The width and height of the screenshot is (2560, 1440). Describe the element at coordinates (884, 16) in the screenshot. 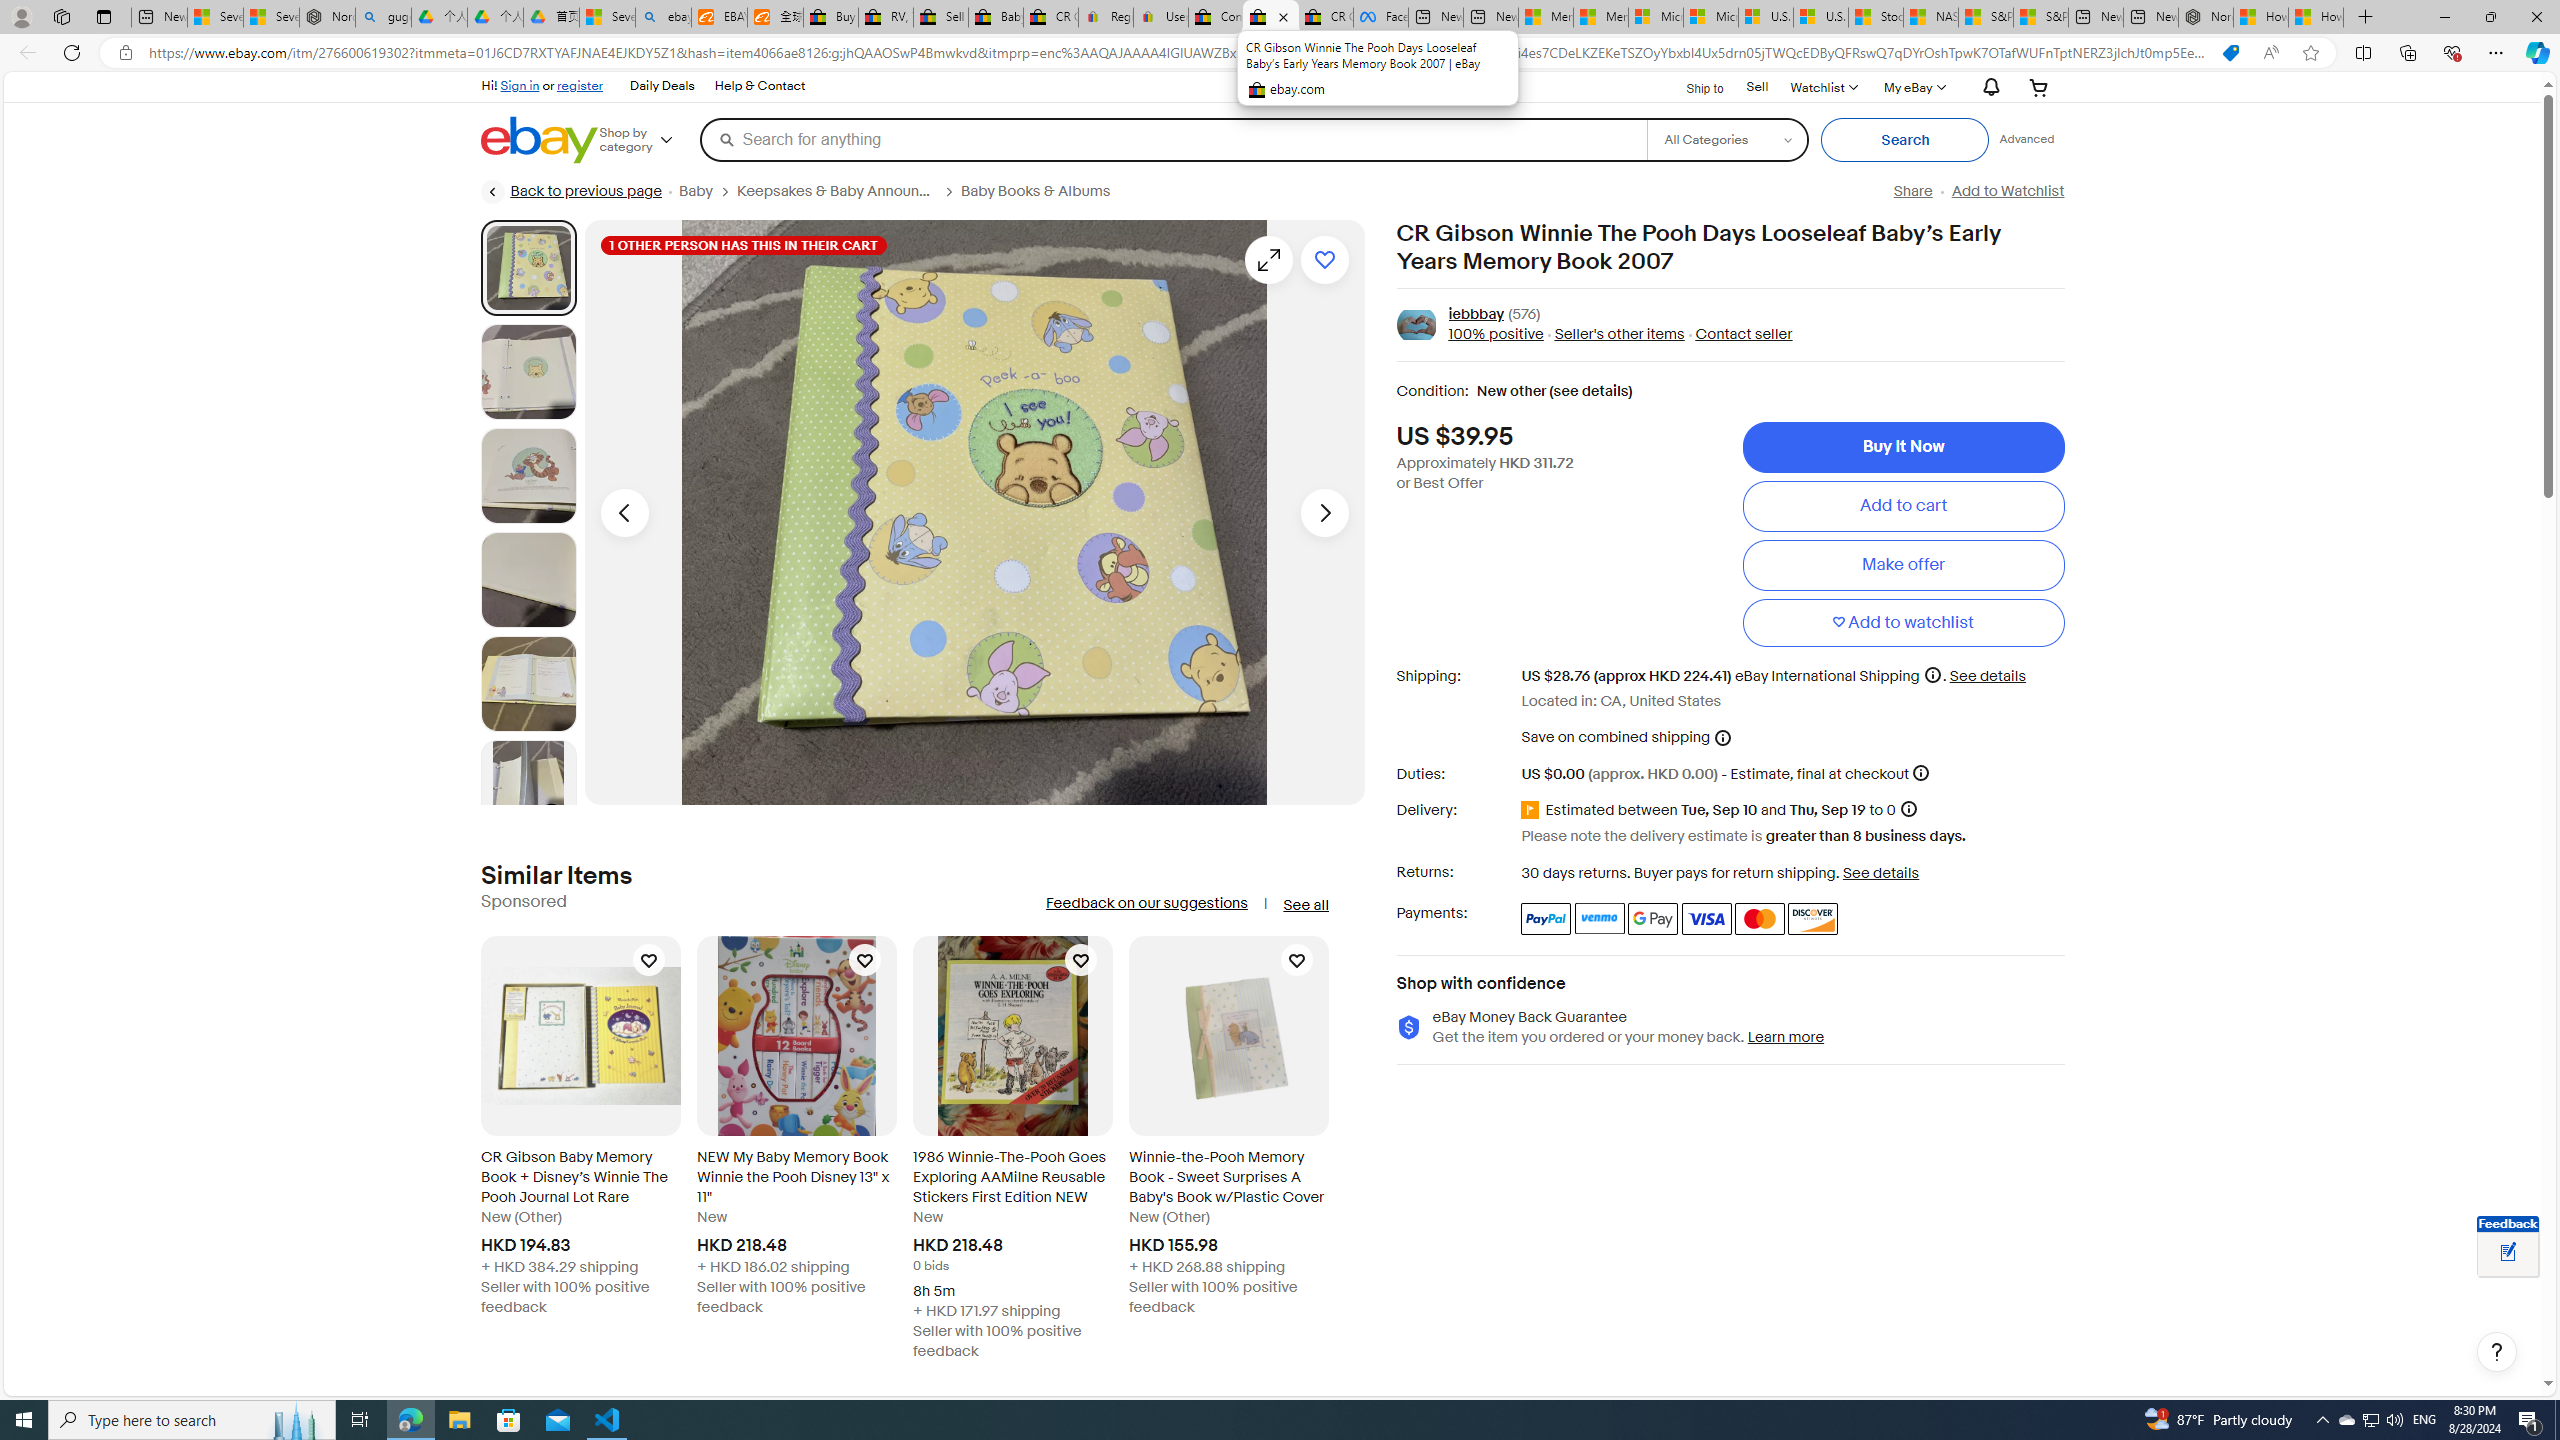

I see `'RV, Trailer & Camper Steps & Ladders for sale | eBay'` at that location.